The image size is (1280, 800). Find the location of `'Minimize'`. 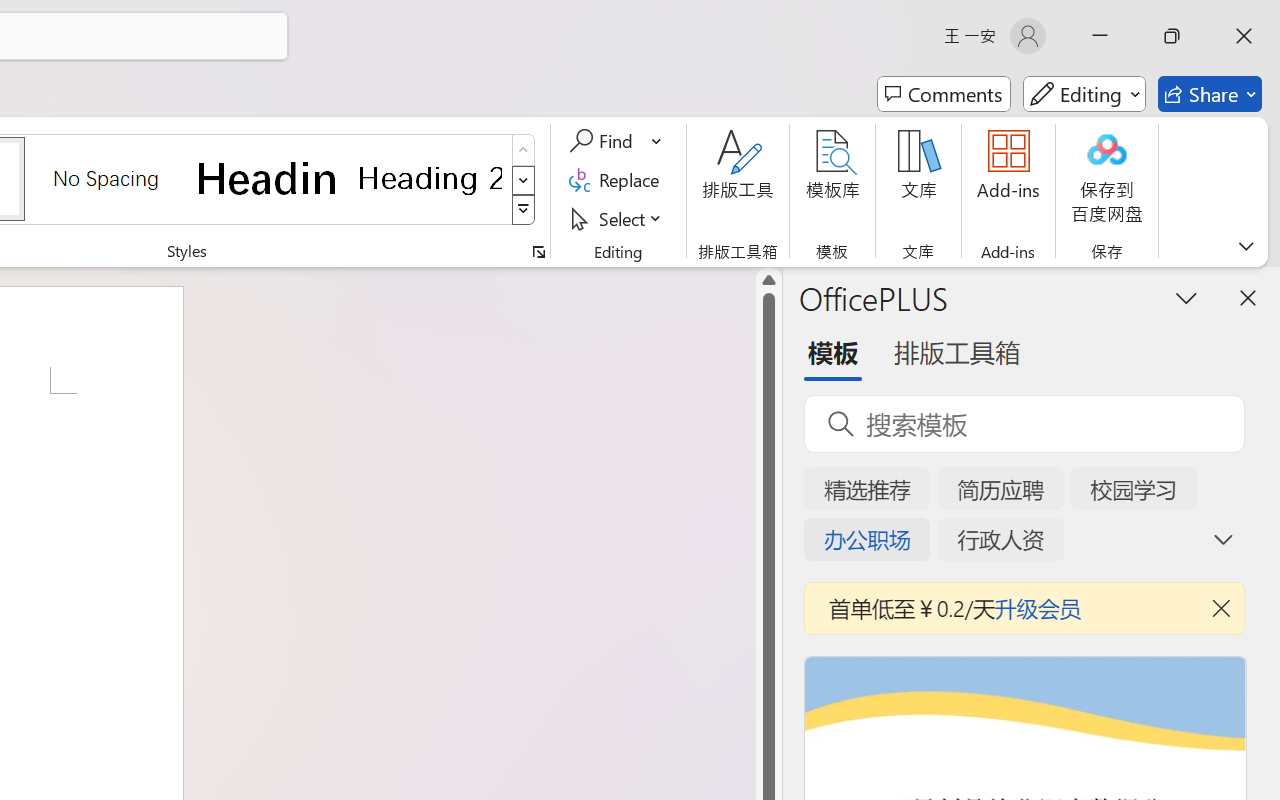

'Minimize' is located at coordinates (1099, 35).